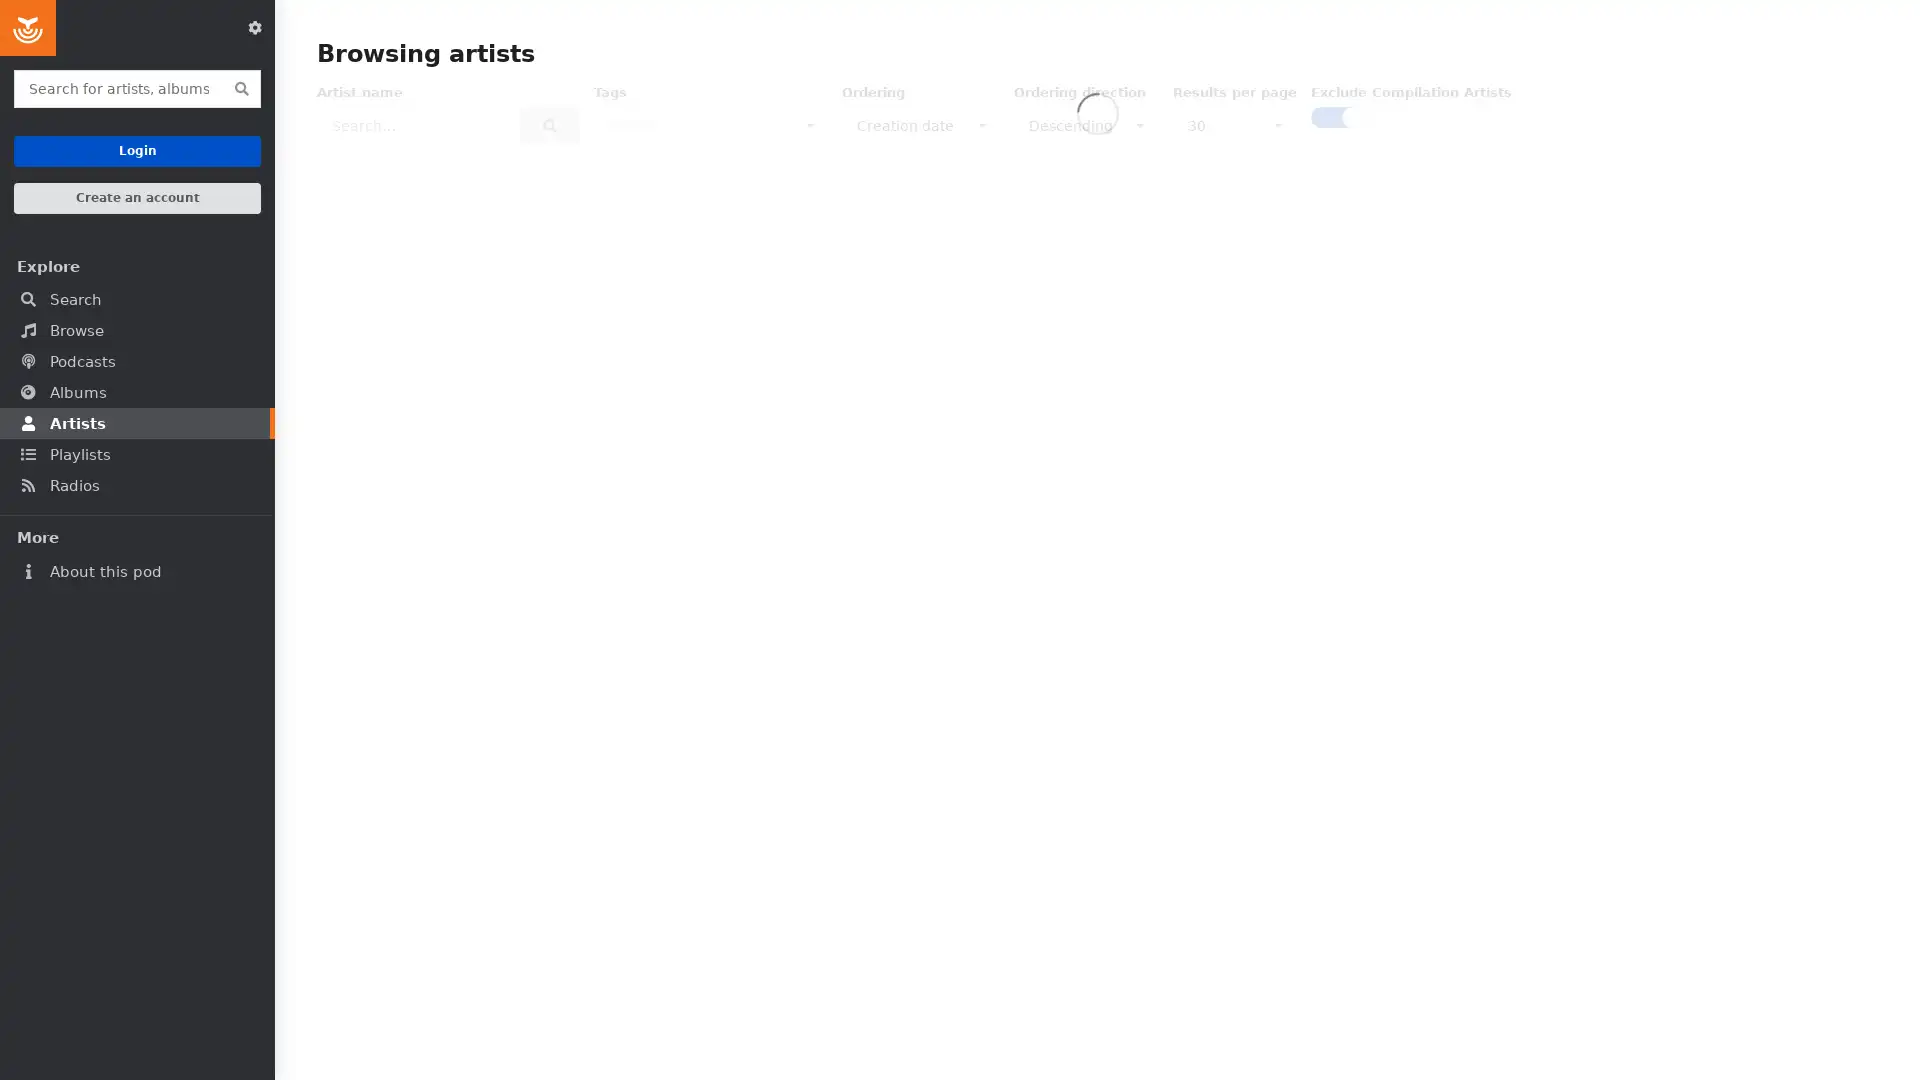 The height and width of the screenshot is (1080, 1920). I want to click on Play artist, so click(484, 688).